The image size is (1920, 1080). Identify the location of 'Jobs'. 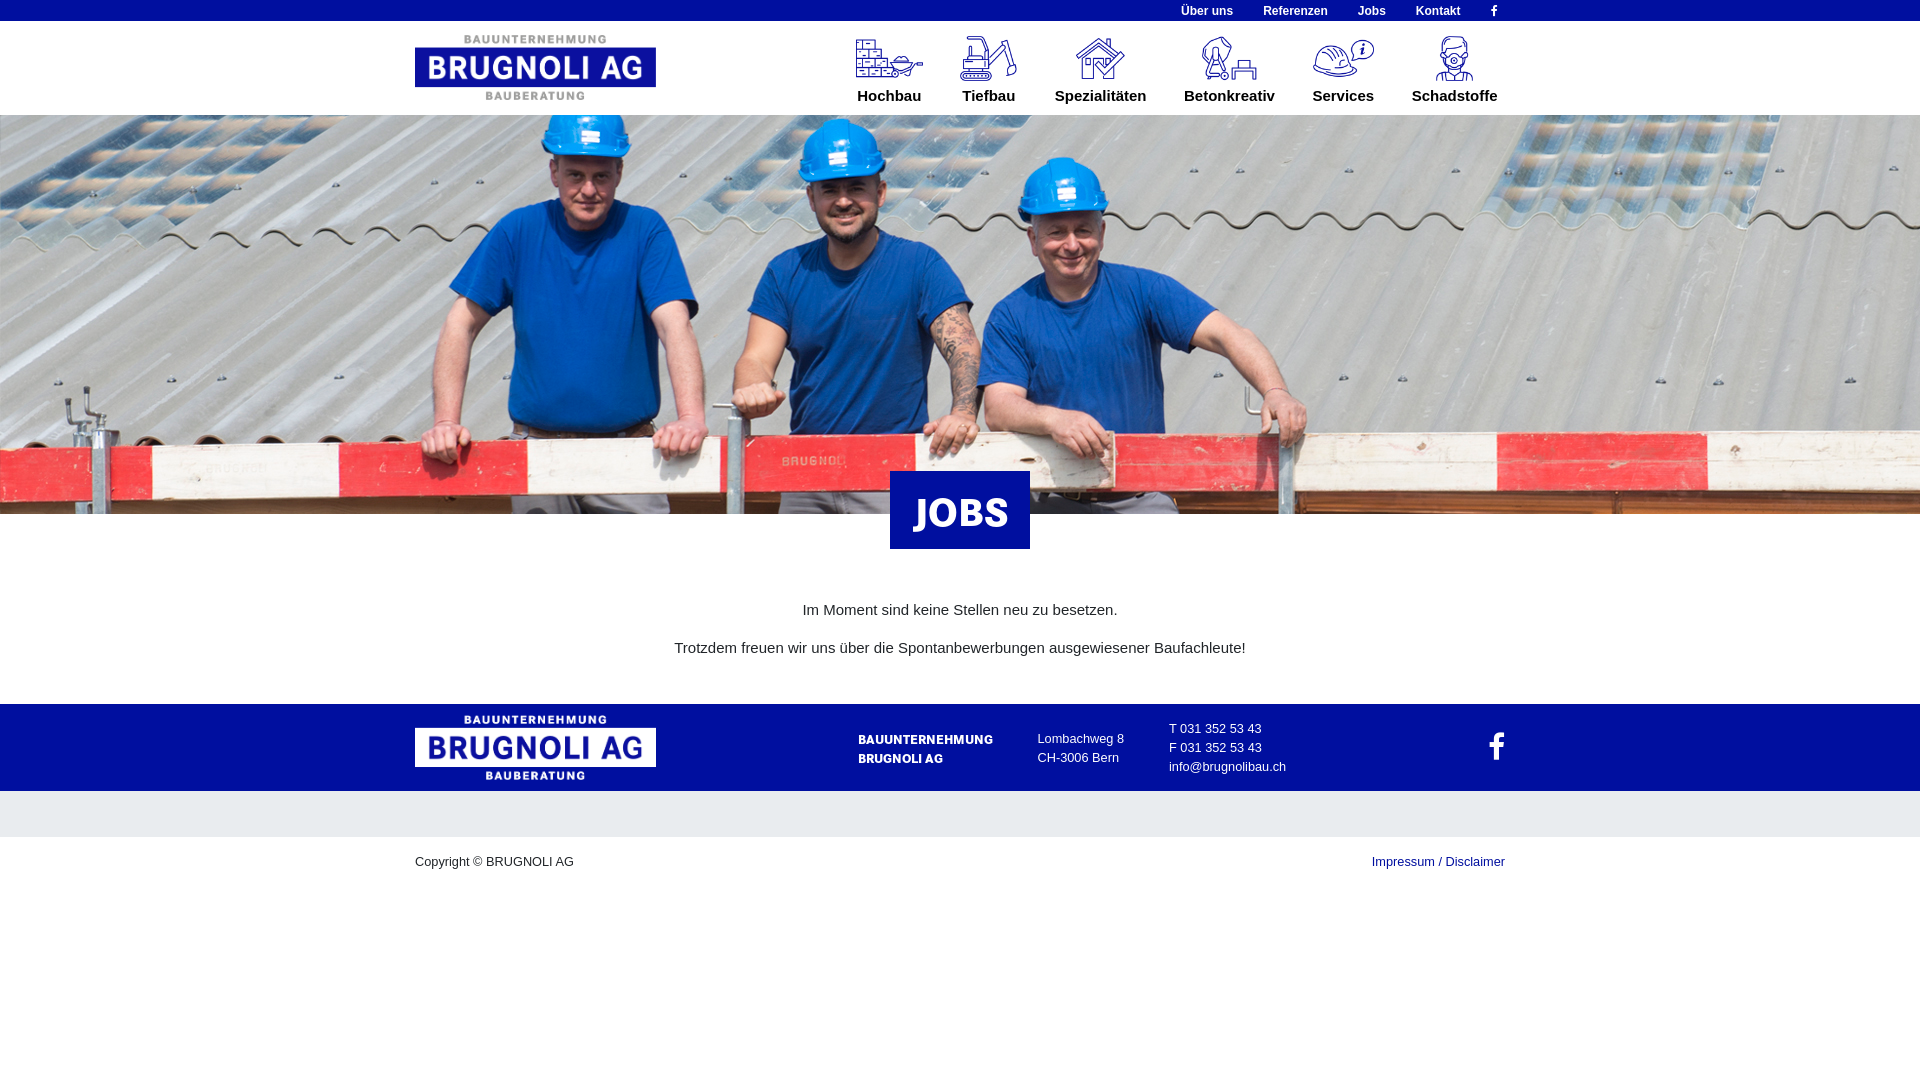
(1371, 10).